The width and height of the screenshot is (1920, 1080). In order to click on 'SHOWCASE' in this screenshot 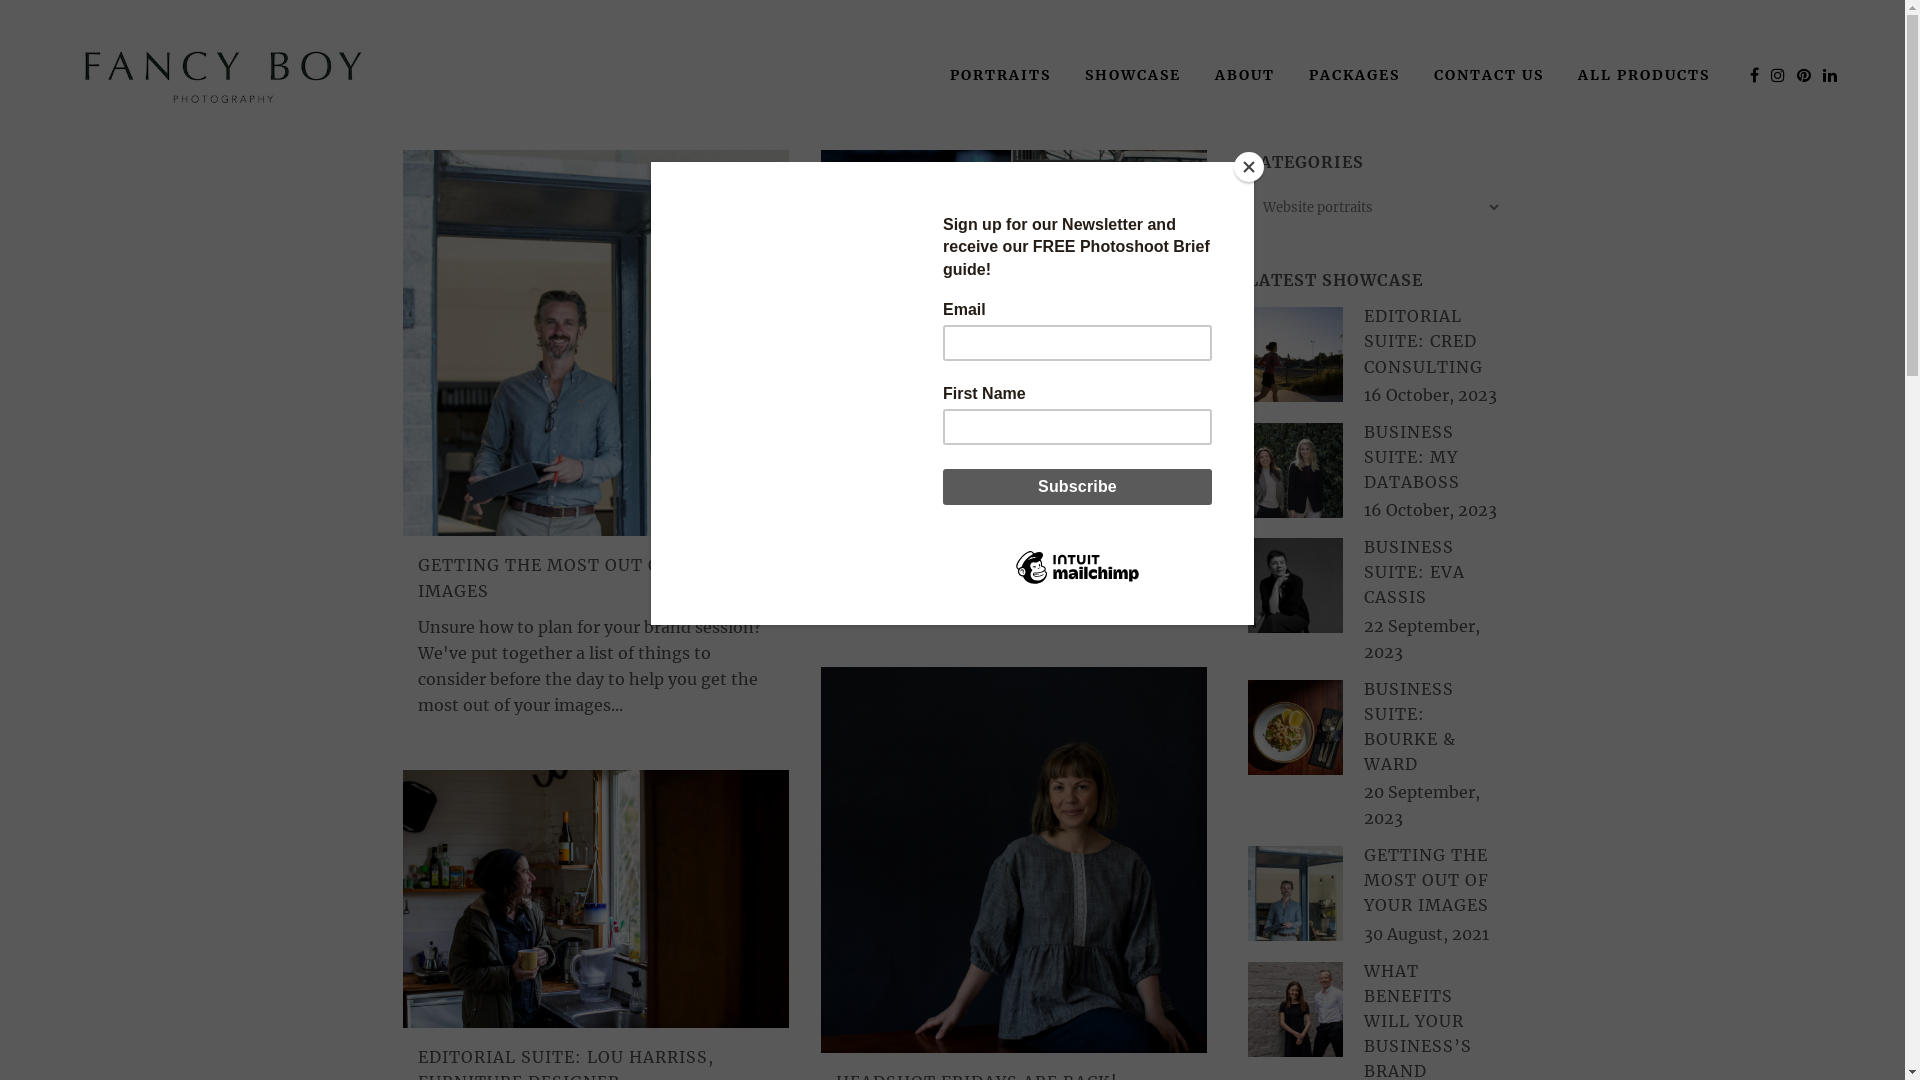, I will do `click(1132, 73)`.